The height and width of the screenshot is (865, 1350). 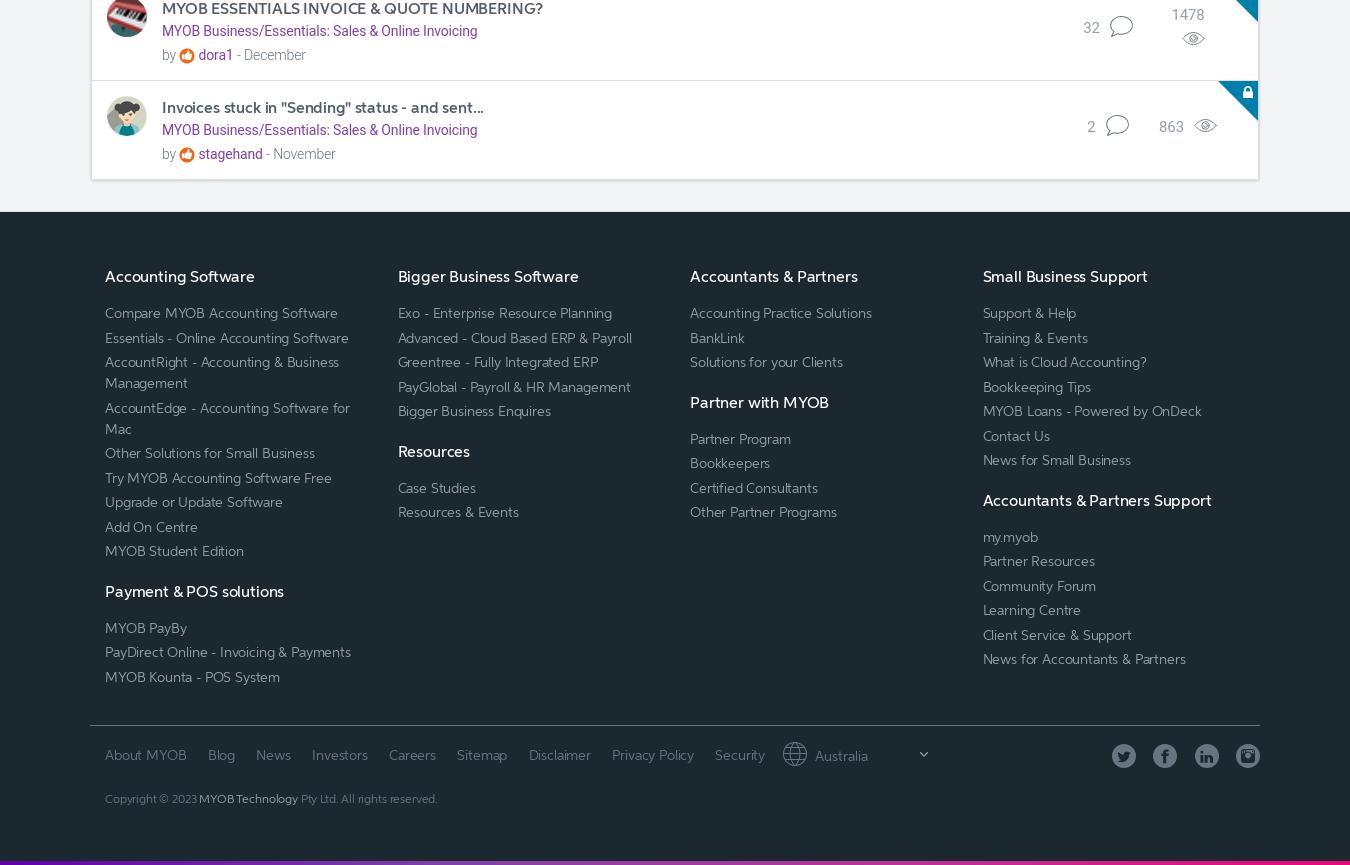 I want to click on 'Security', so click(x=738, y=752).